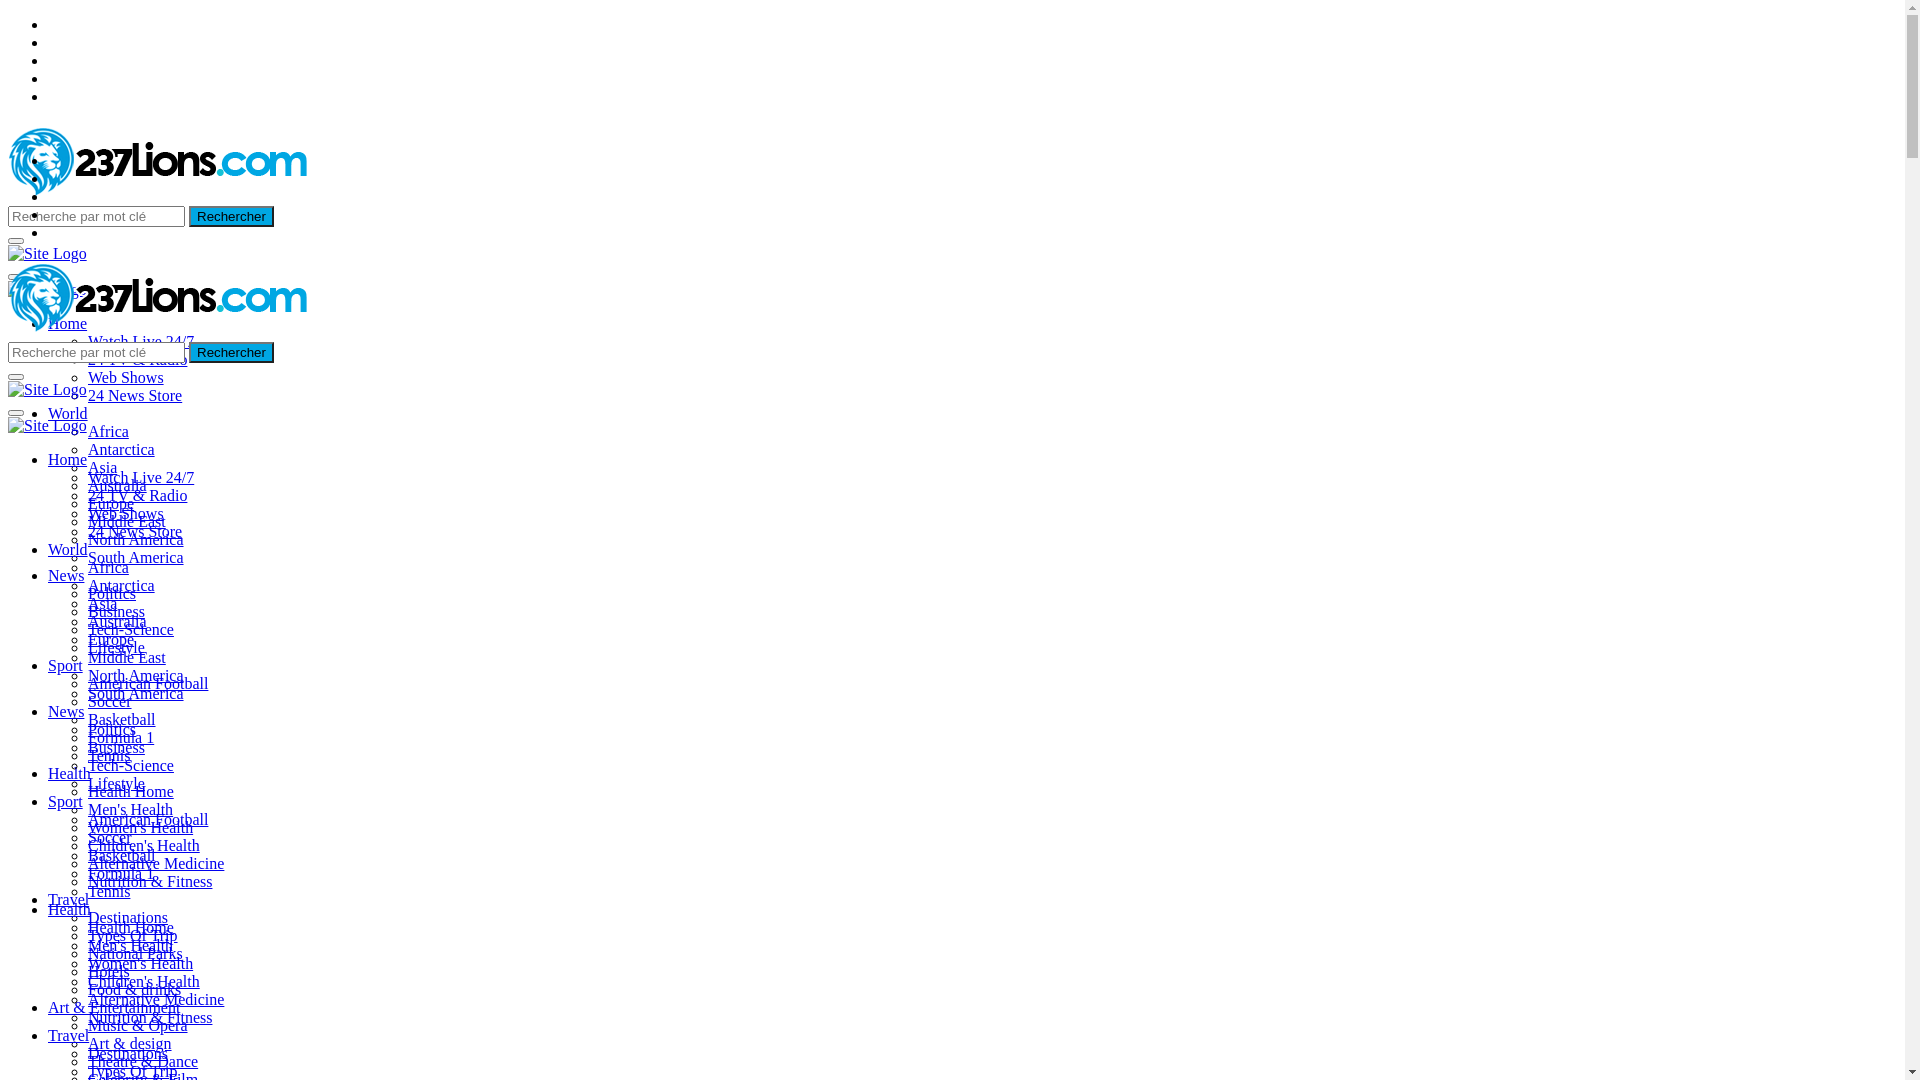 The image size is (1920, 1080). I want to click on 'Watch Live 24/7', so click(139, 340).